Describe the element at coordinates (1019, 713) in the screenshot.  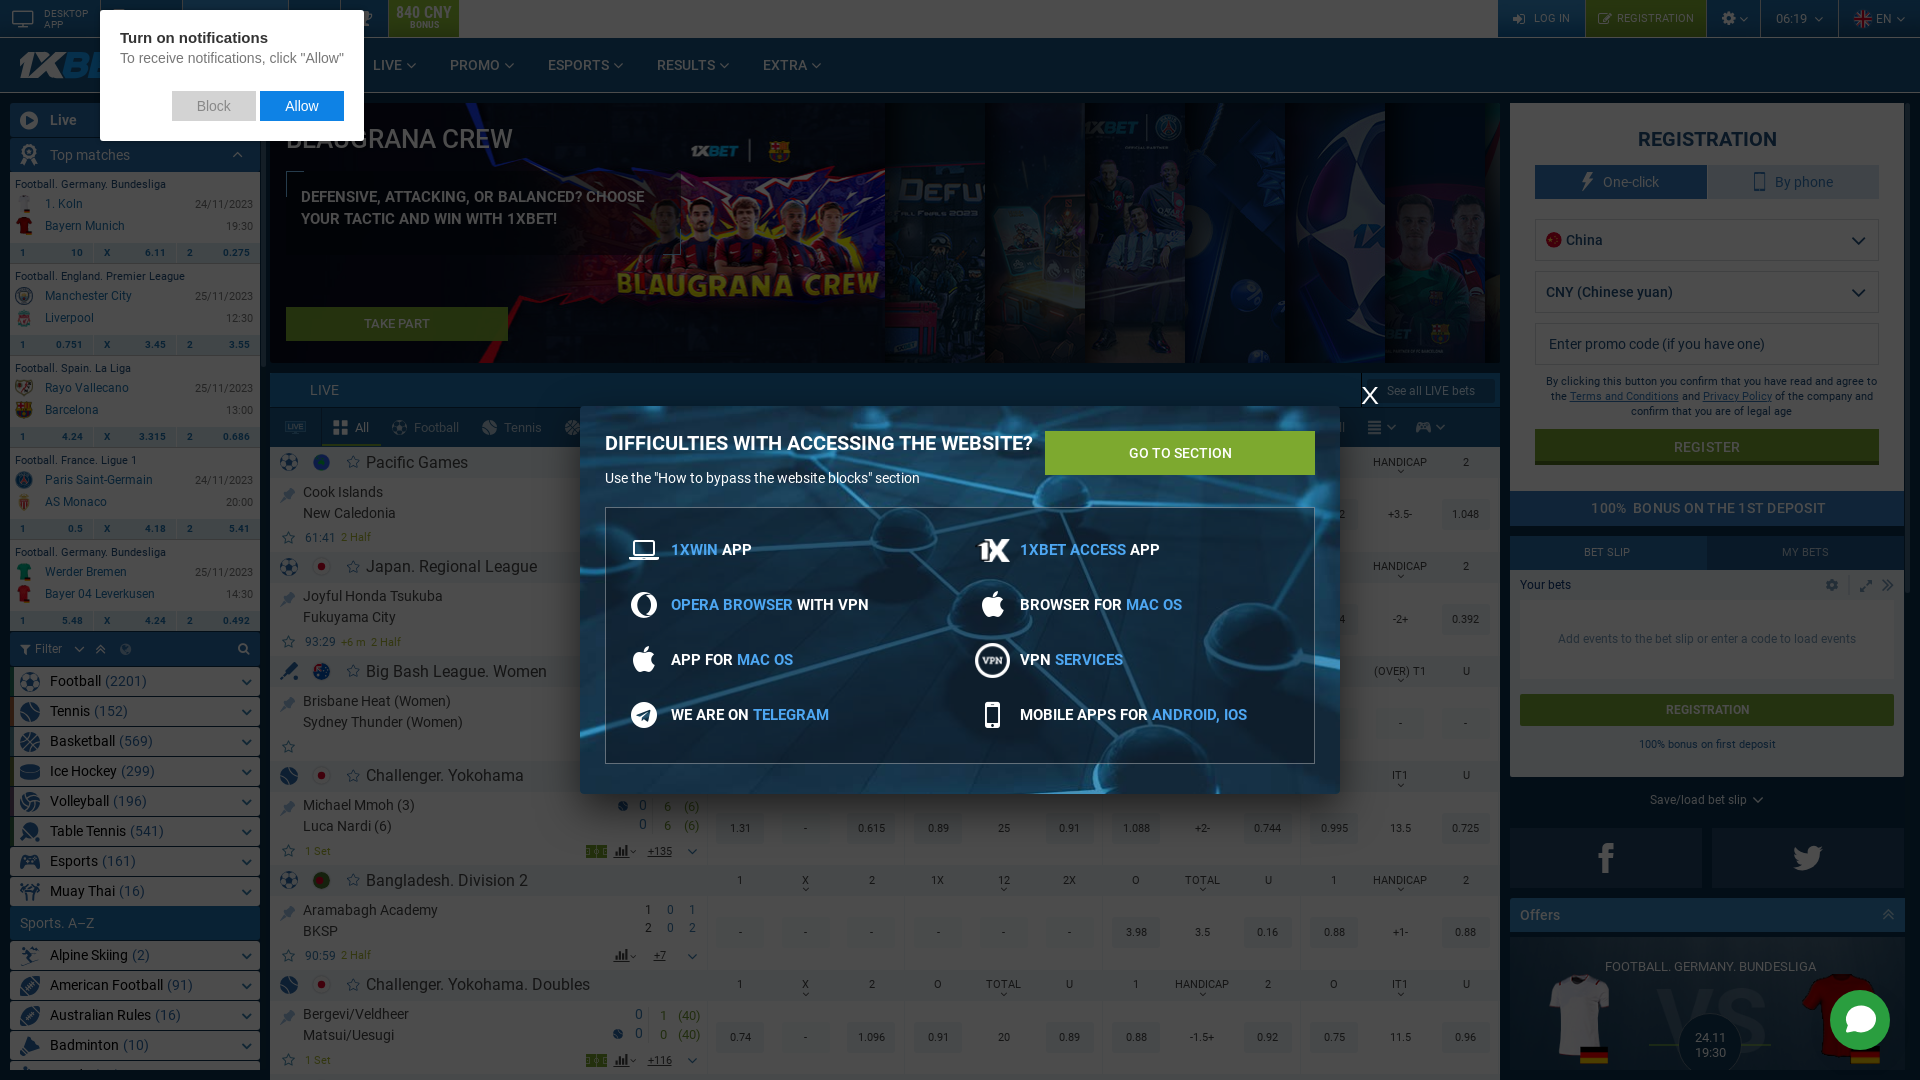
I see `'MOBILE APPS FOR ANDROID, IOS'` at that location.